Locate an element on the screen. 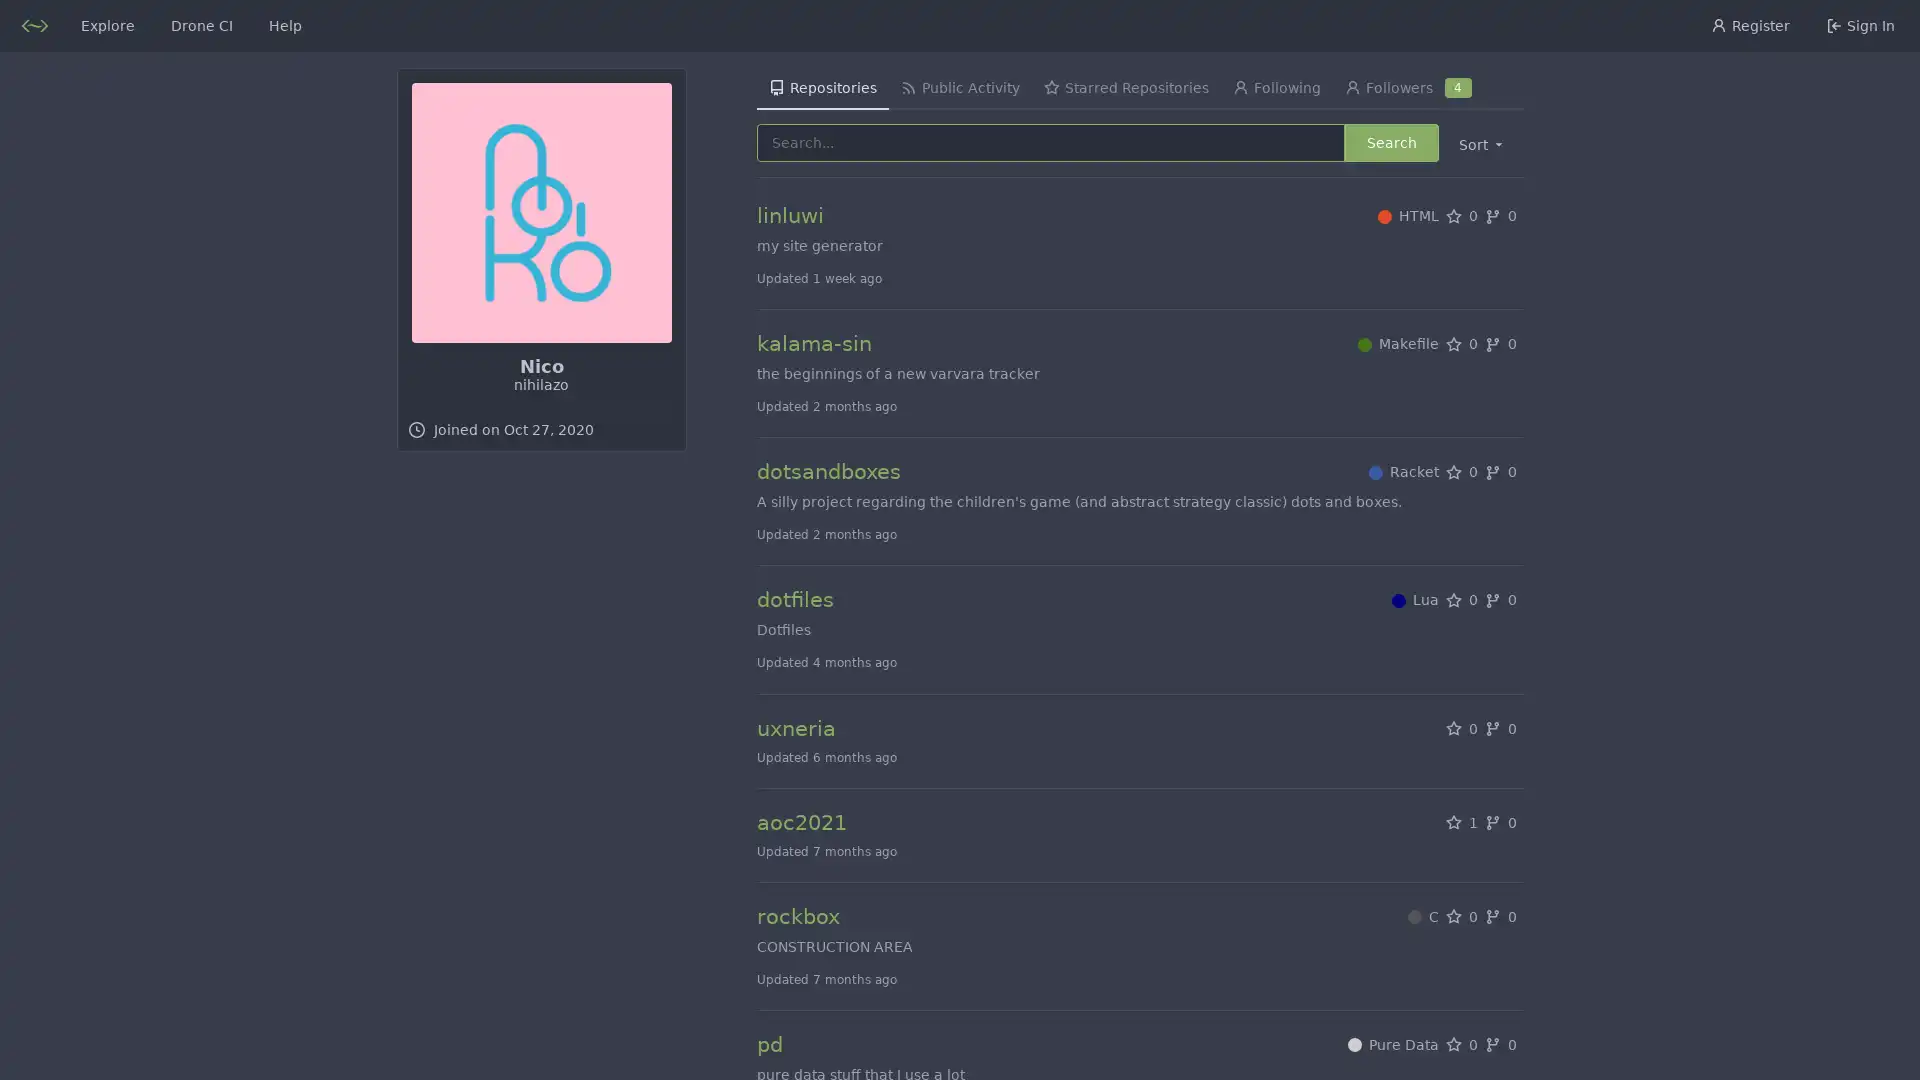 This screenshot has width=1920, height=1080. Search is located at coordinates (1390, 141).